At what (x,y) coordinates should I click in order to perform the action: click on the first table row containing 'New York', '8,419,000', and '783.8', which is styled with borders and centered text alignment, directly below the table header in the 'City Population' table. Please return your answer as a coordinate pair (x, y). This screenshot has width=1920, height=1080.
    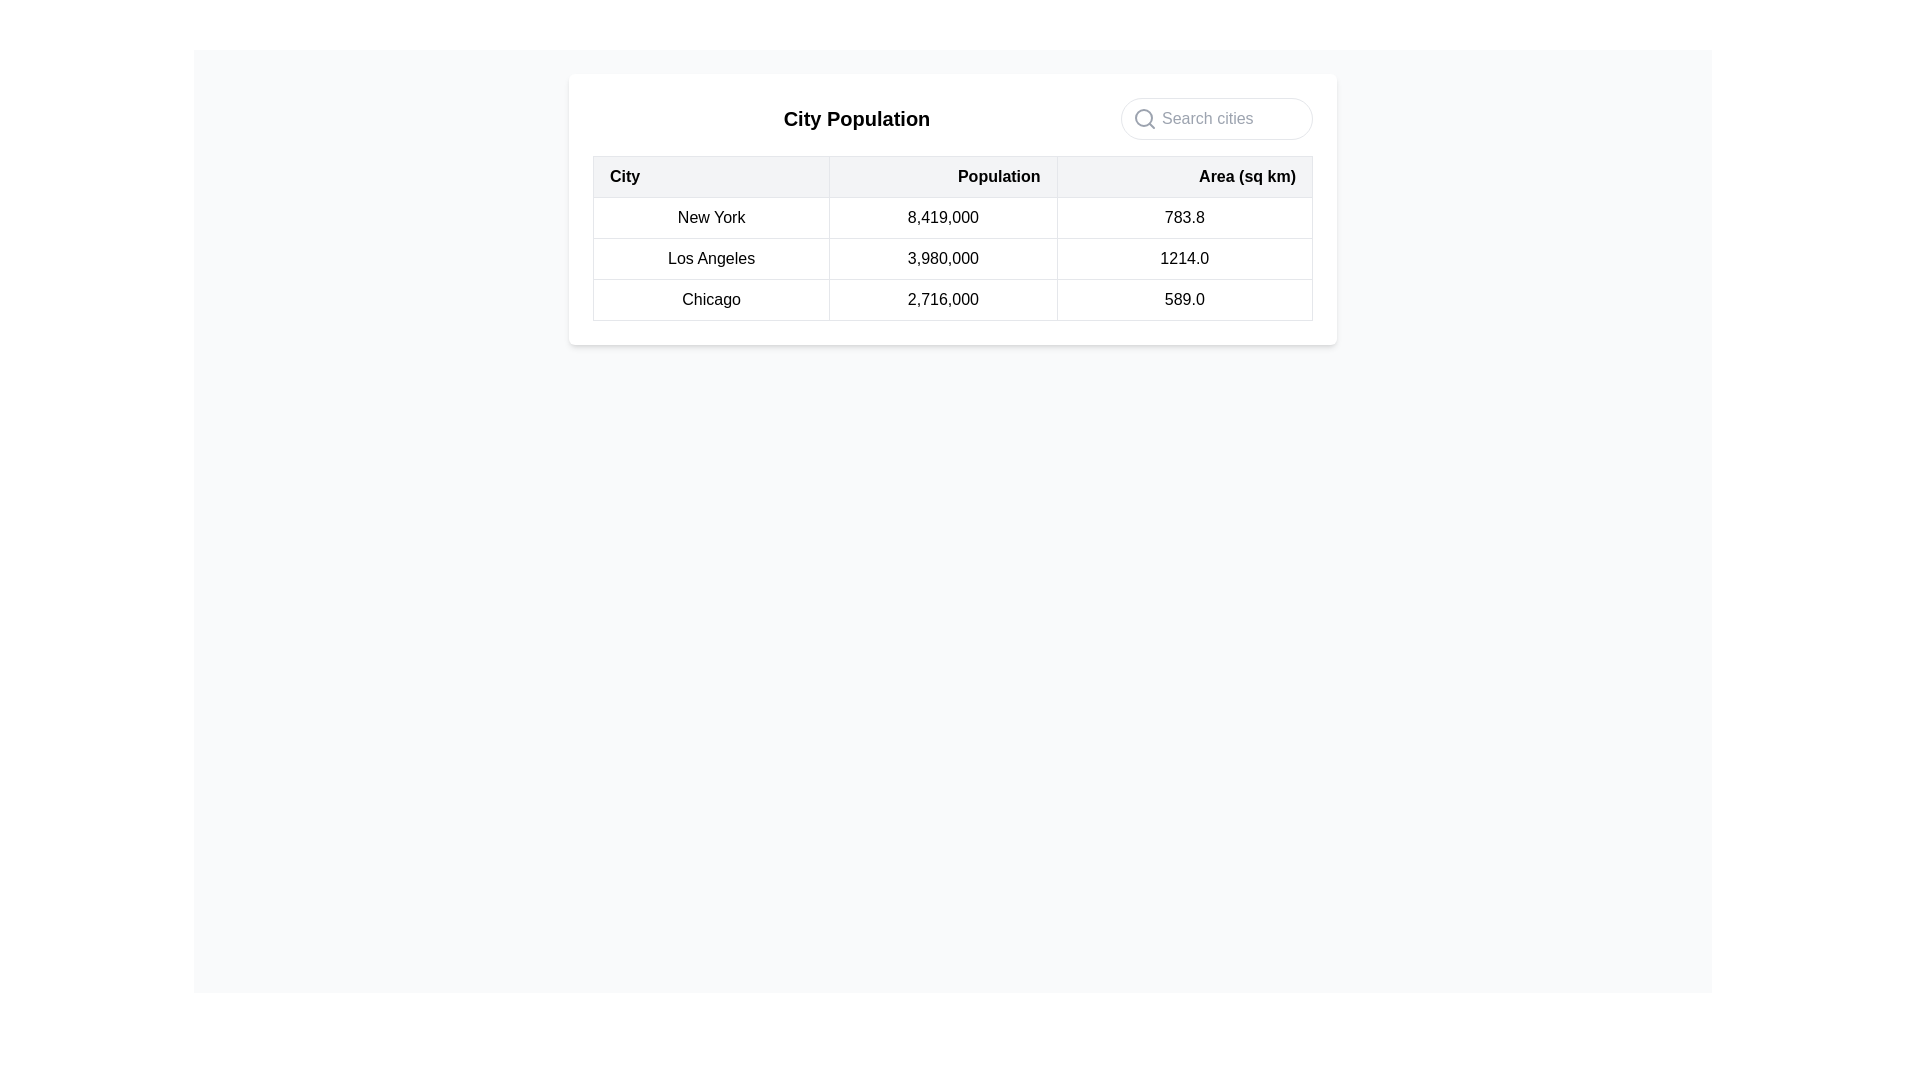
    Looking at the image, I should click on (952, 218).